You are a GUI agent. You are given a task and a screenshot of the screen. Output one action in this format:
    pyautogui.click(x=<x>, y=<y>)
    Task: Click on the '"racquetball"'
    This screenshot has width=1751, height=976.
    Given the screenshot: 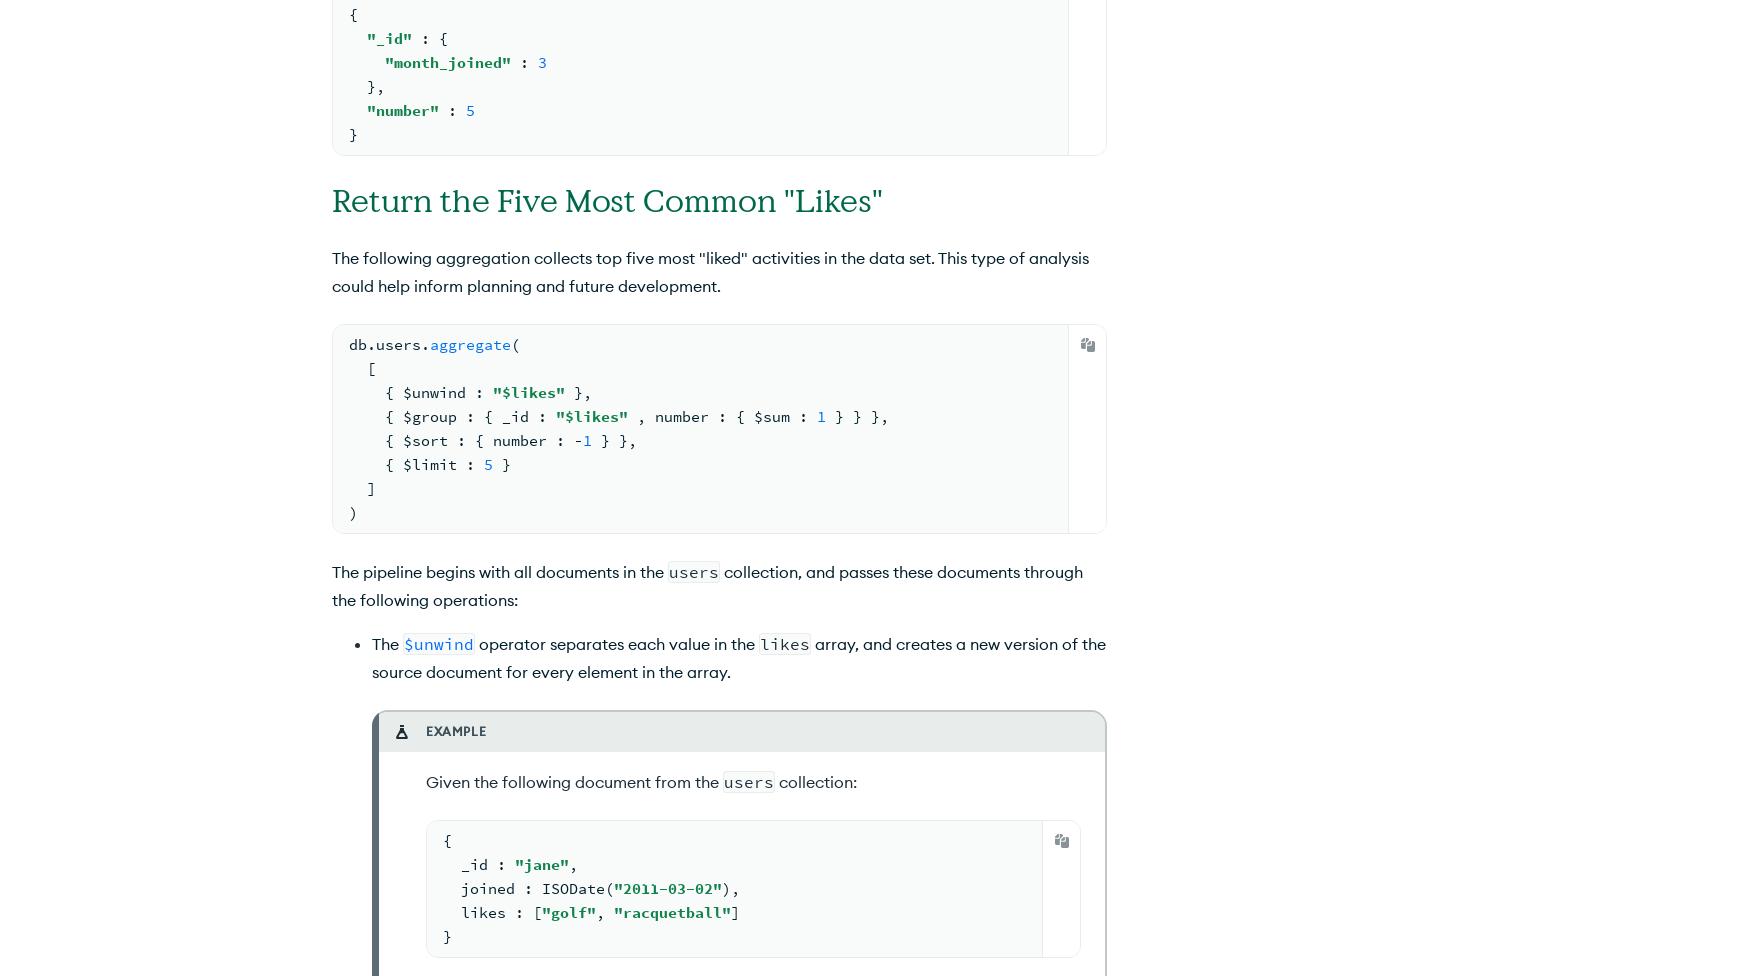 What is the action you would take?
    pyautogui.click(x=671, y=911)
    